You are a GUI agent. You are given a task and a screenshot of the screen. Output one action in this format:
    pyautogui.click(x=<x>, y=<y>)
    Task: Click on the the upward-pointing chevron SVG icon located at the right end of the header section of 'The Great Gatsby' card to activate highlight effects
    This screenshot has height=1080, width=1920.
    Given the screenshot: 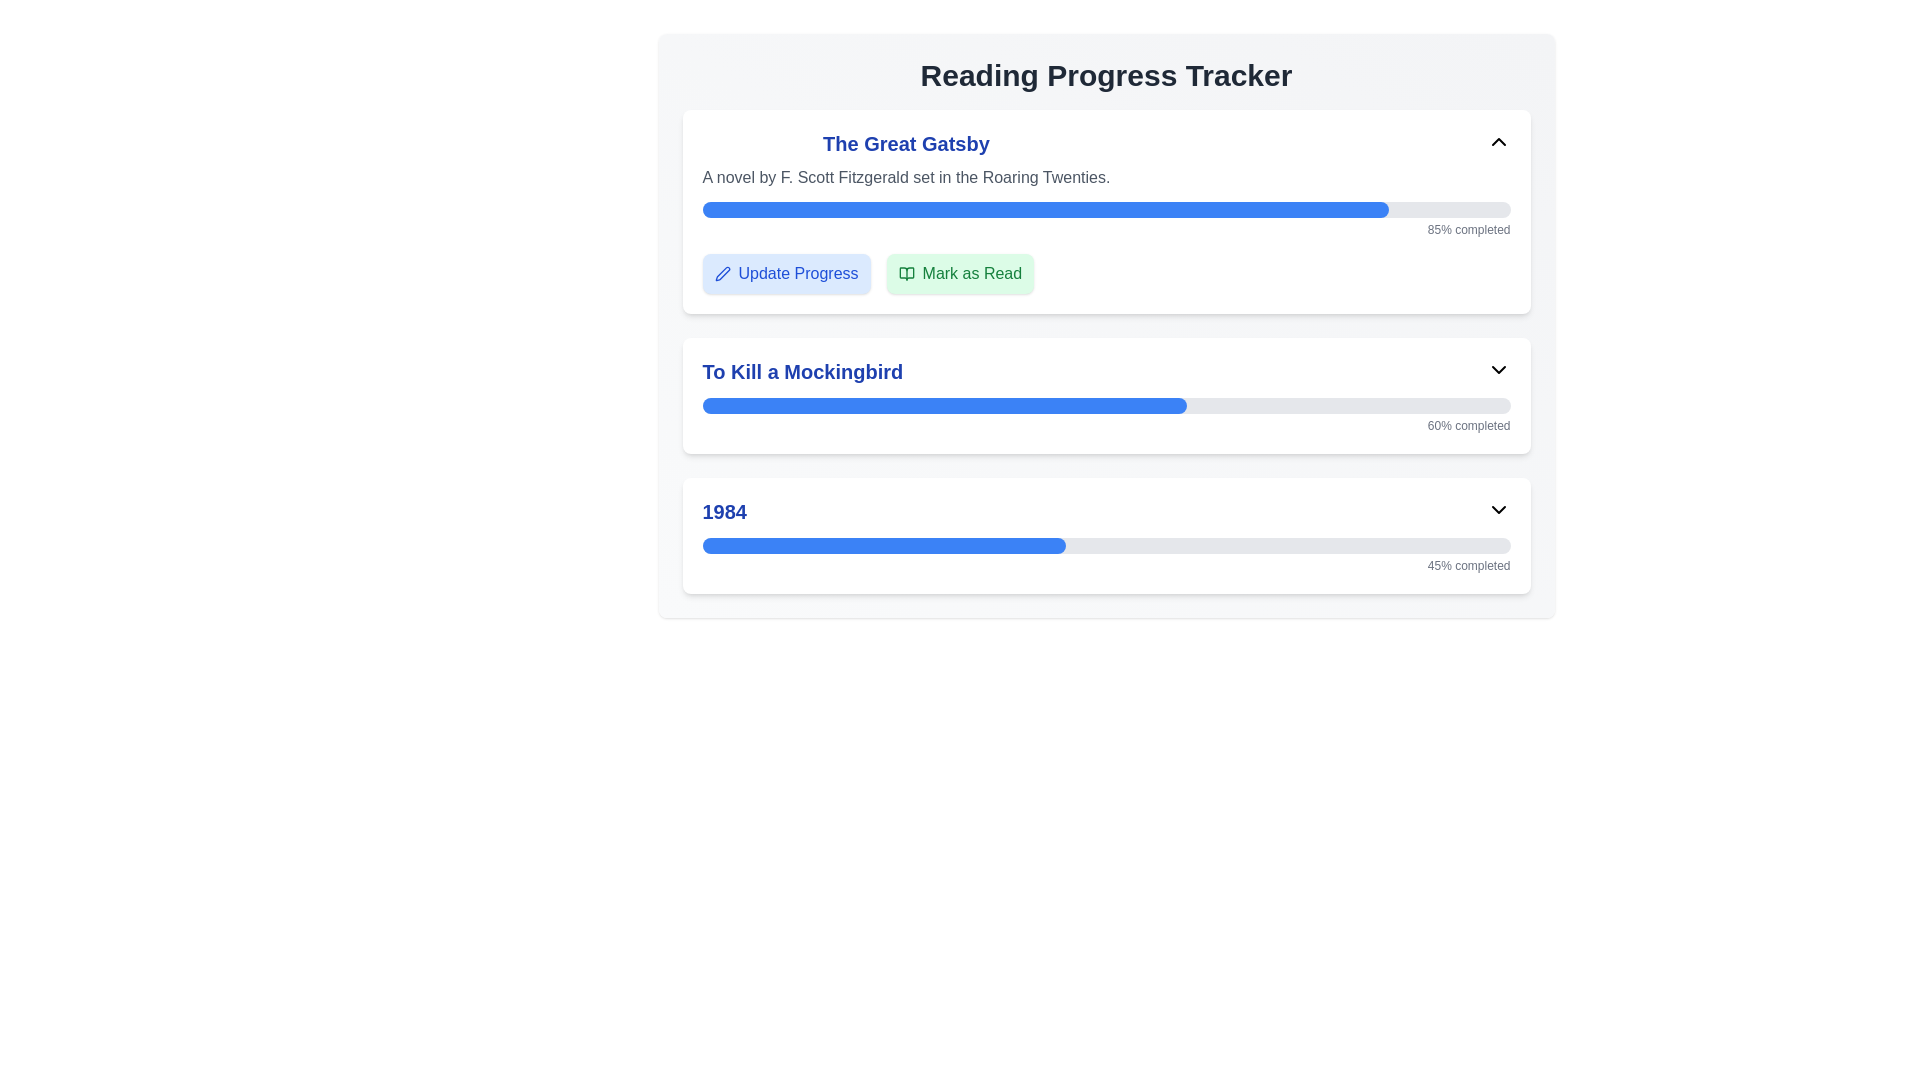 What is the action you would take?
    pyautogui.click(x=1498, y=141)
    